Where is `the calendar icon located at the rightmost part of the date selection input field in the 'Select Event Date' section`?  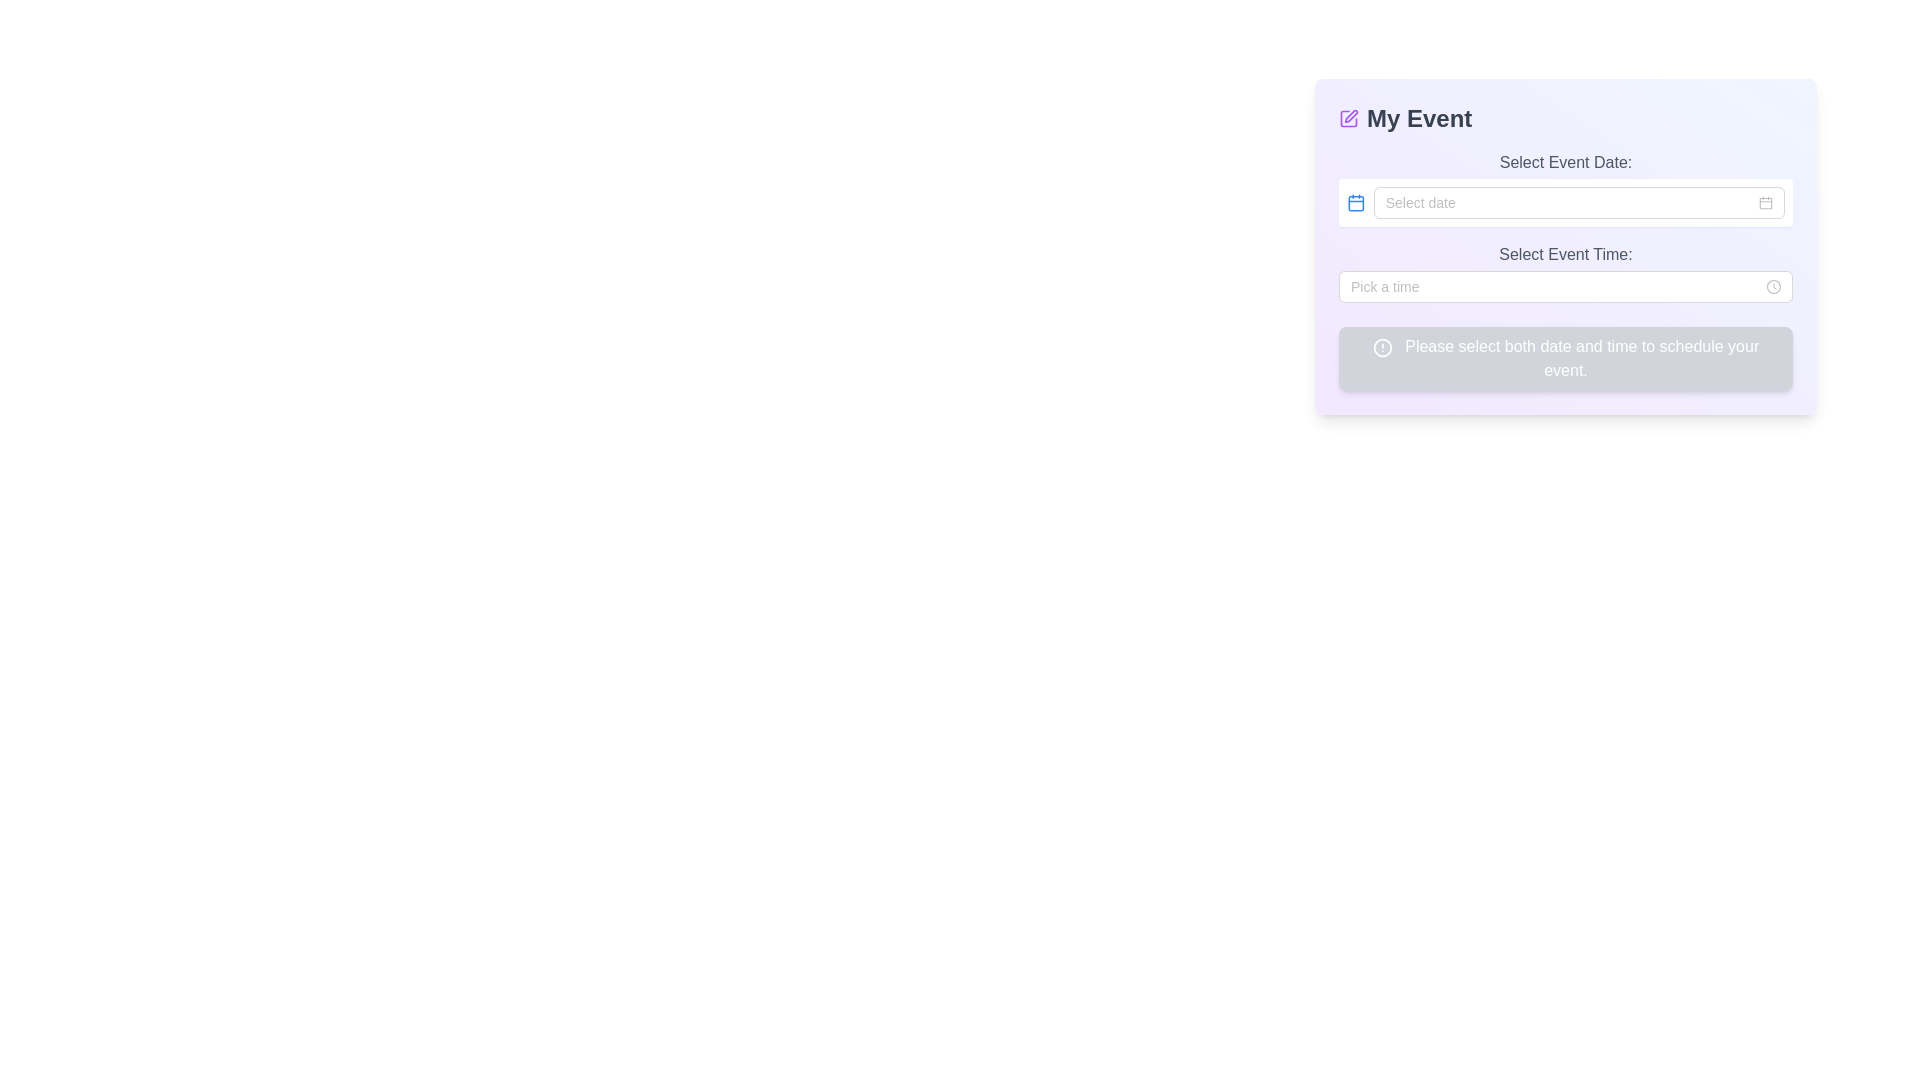 the calendar icon located at the rightmost part of the date selection input field in the 'Select Event Date' section is located at coordinates (1766, 203).